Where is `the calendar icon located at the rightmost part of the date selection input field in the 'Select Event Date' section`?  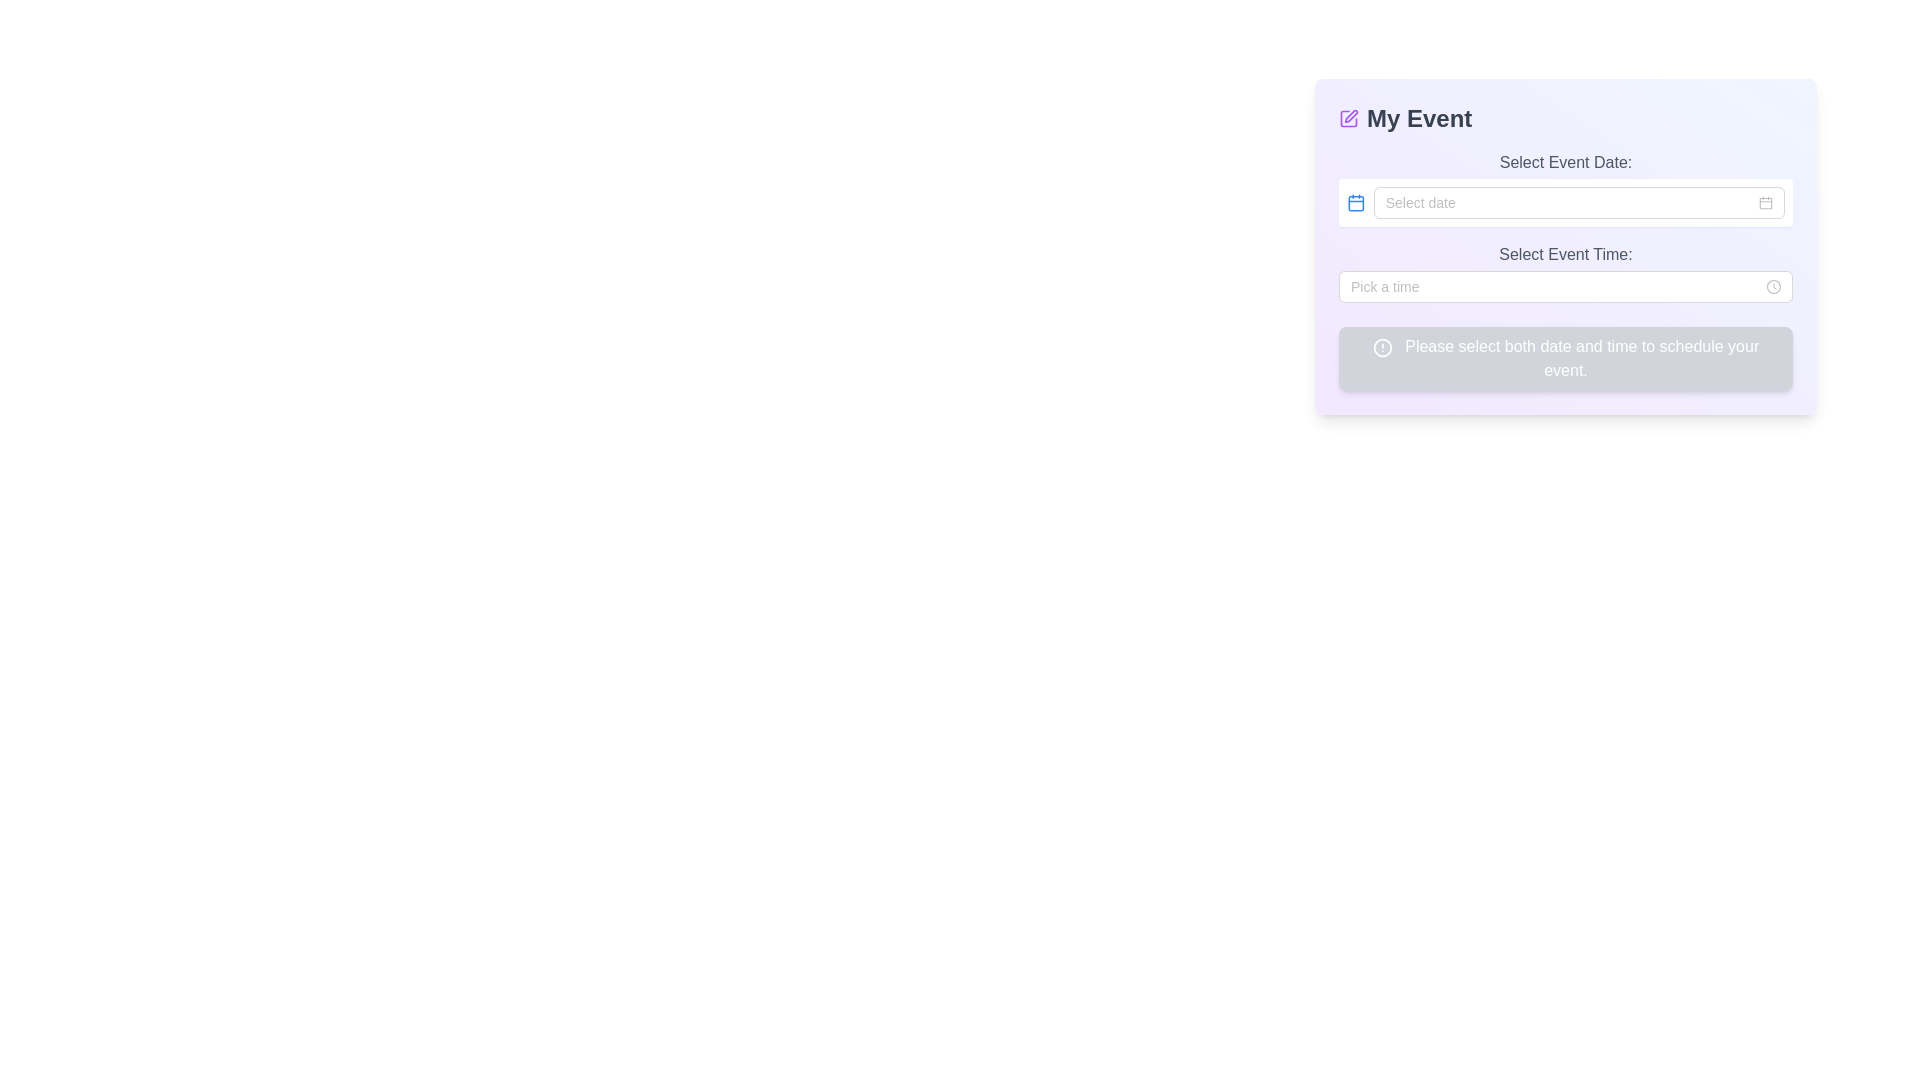 the calendar icon located at the rightmost part of the date selection input field in the 'Select Event Date' section is located at coordinates (1766, 203).